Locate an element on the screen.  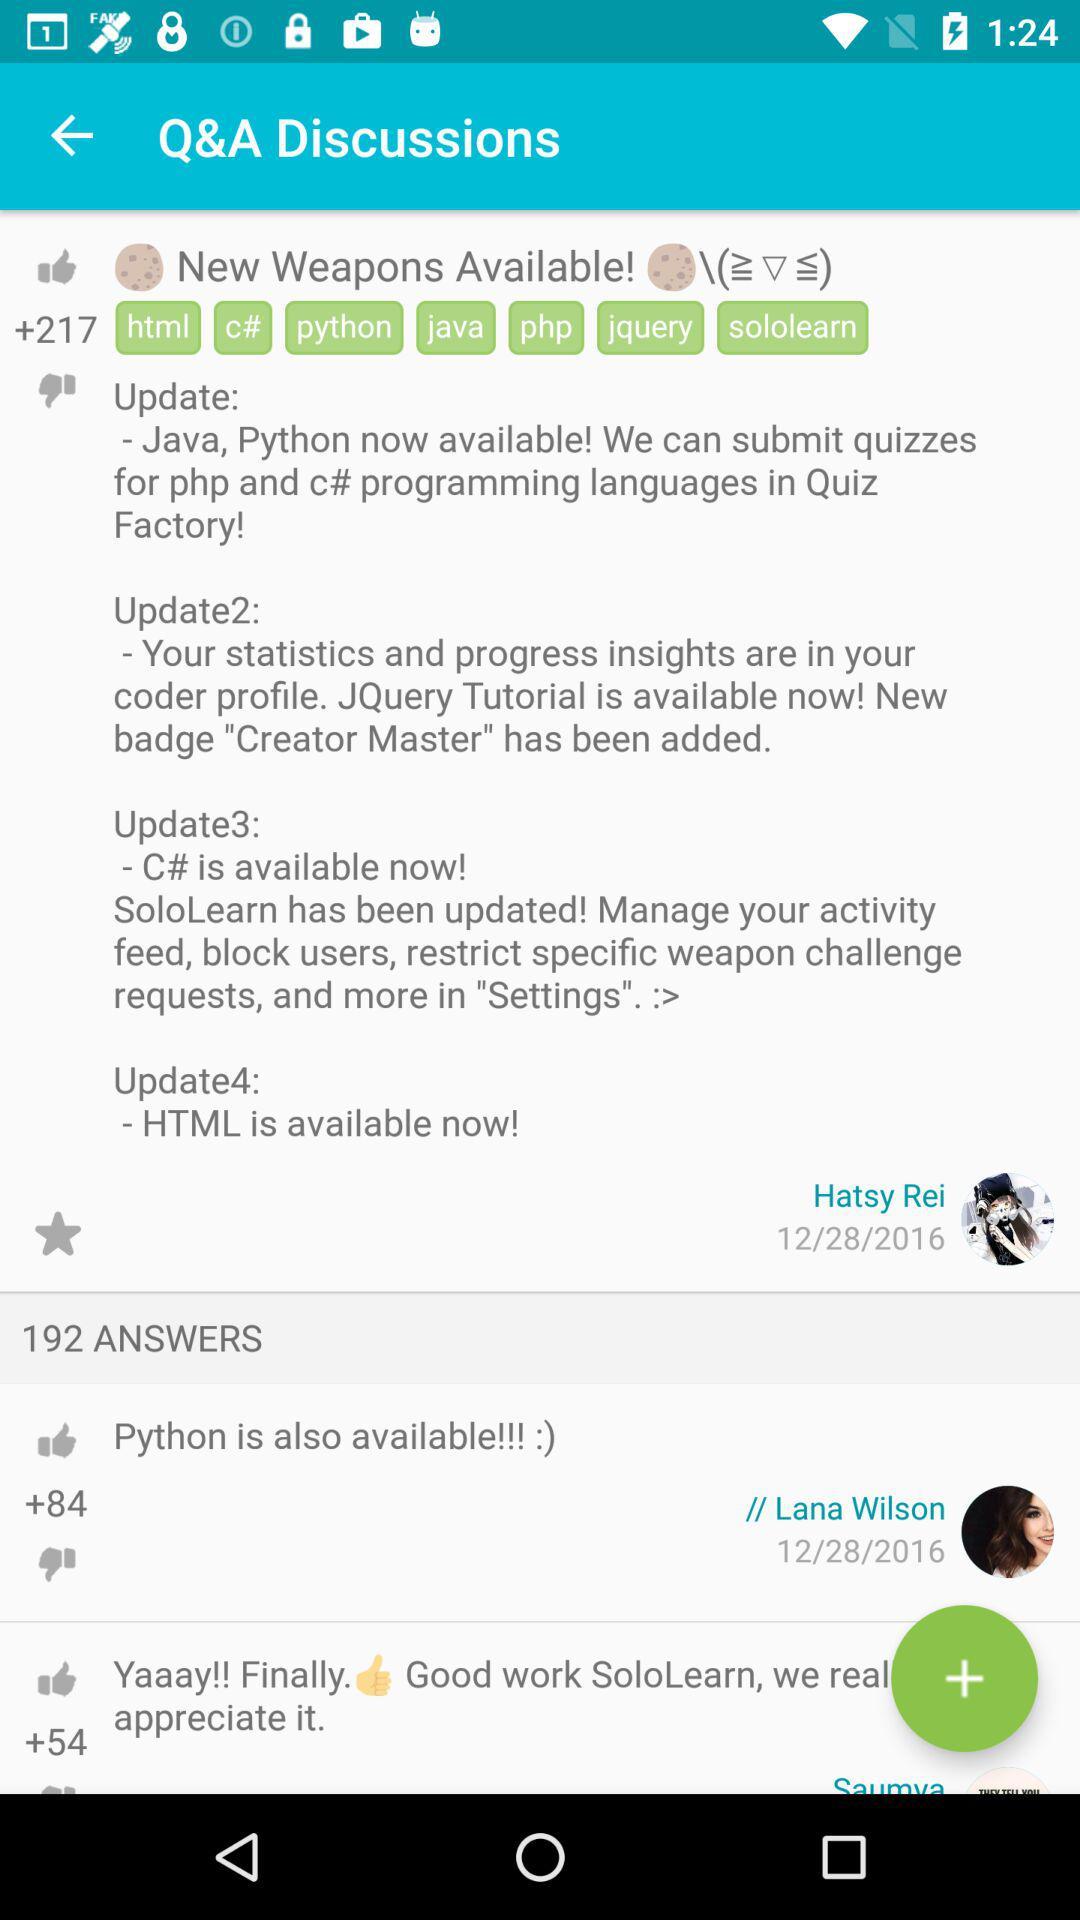
dislike the answer is located at coordinates (55, 1770).